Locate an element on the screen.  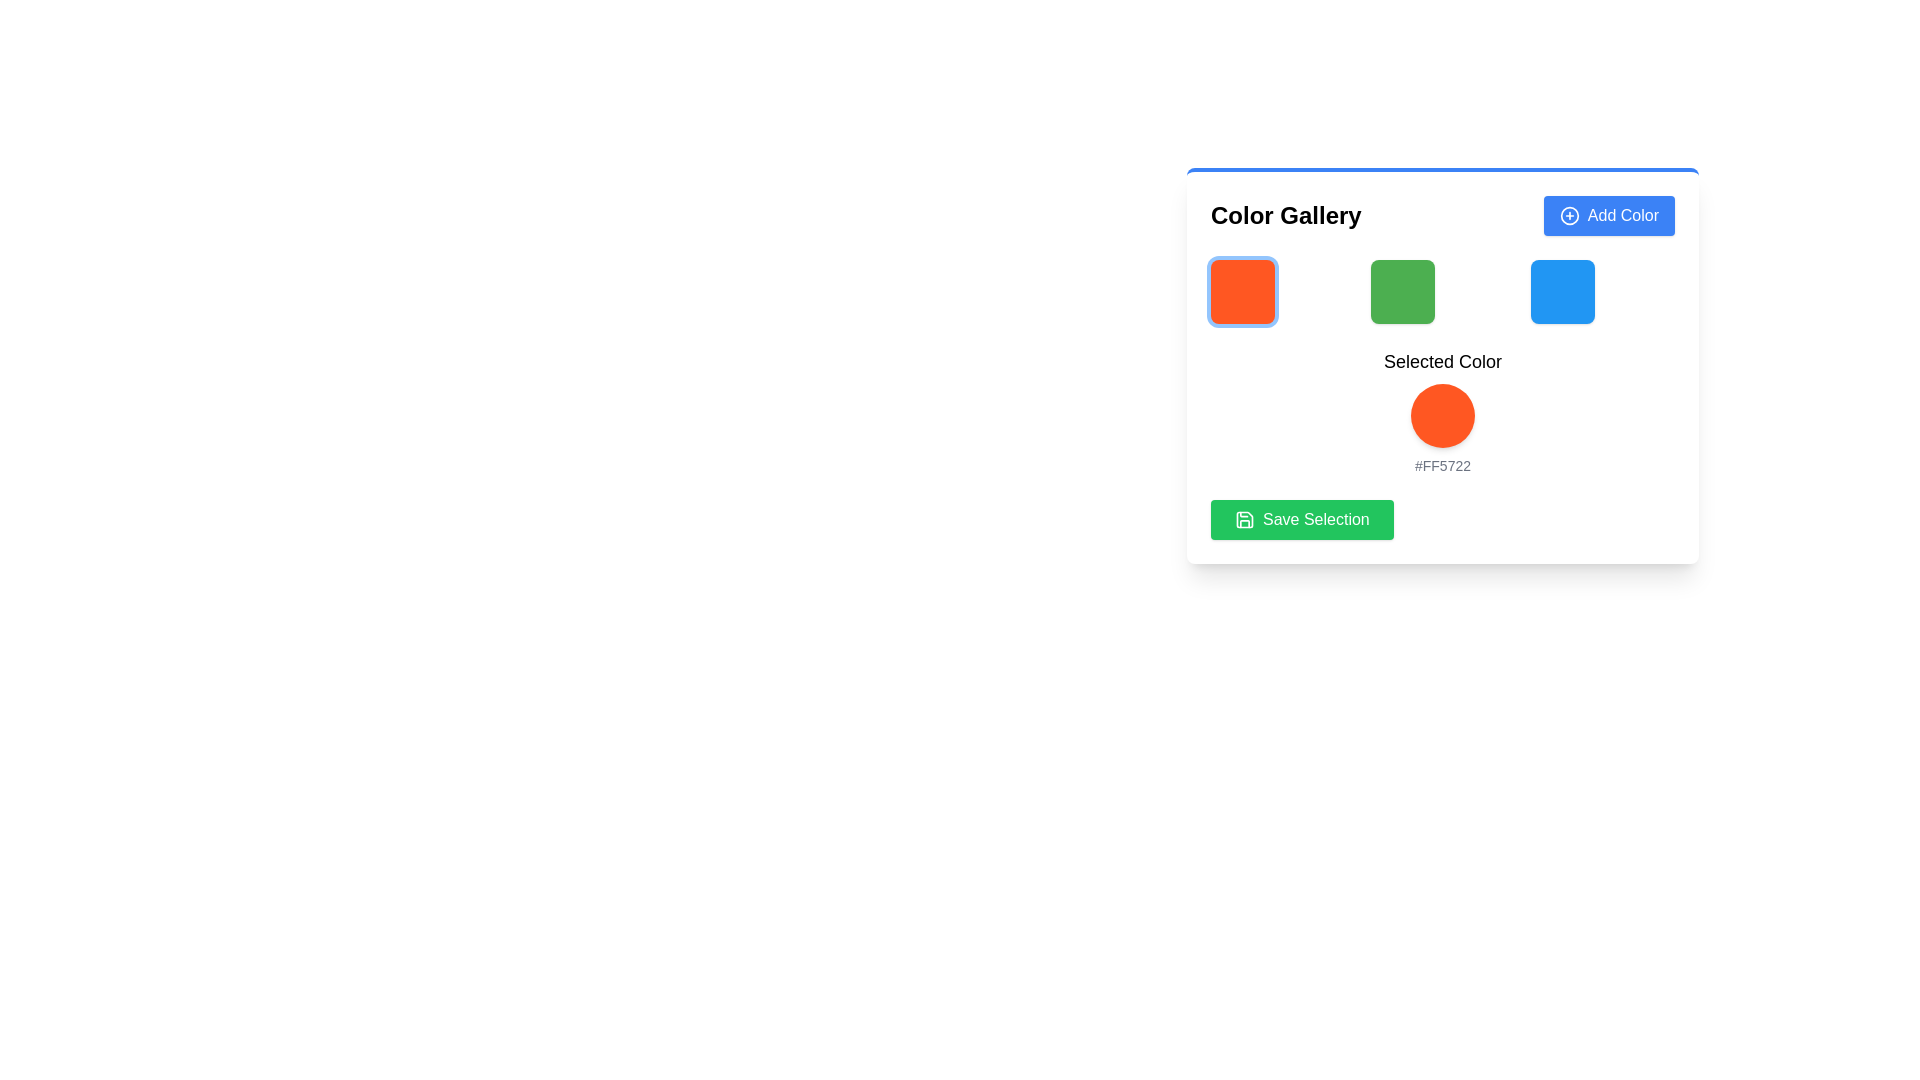
the second selectable color swatch in the Color Gallery is located at coordinates (1401, 292).